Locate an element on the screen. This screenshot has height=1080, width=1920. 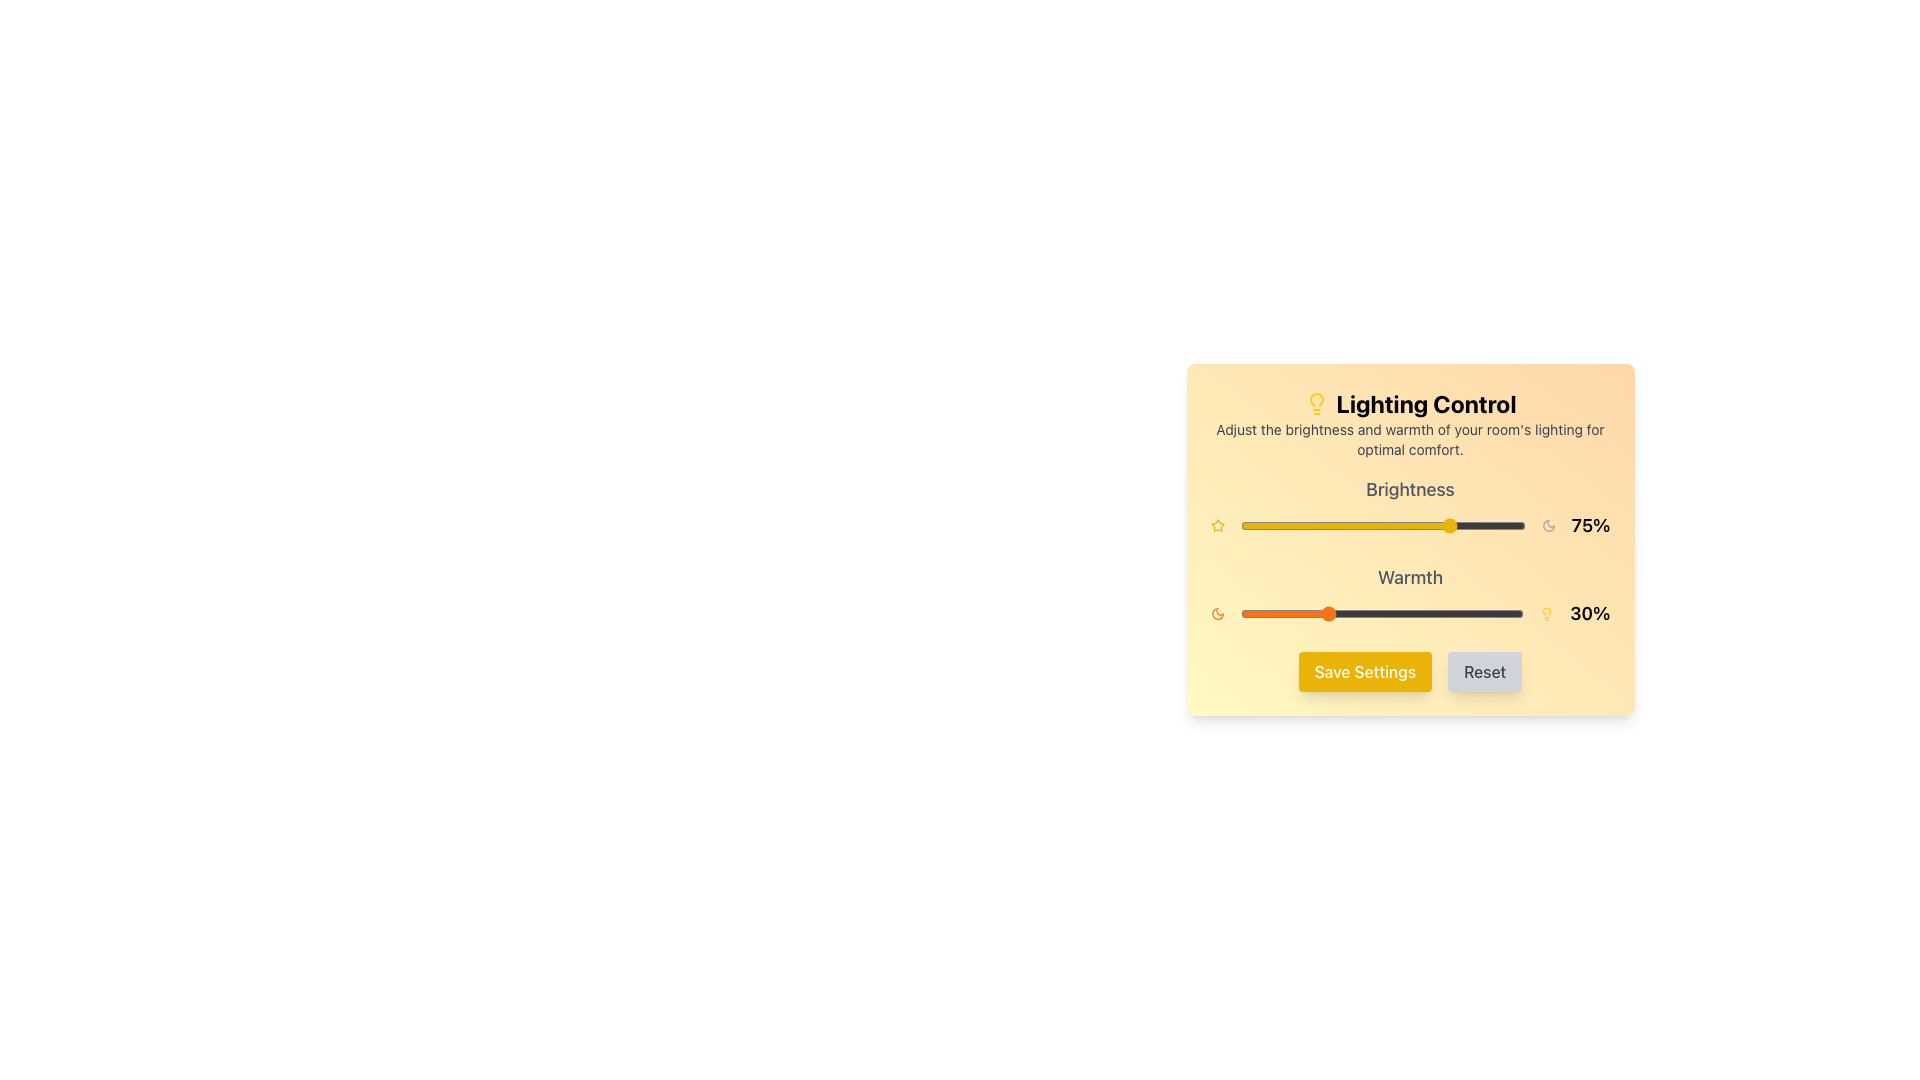
the light bulb icon located in the header section of the 'Lighting Control' card is located at coordinates (1316, 404).